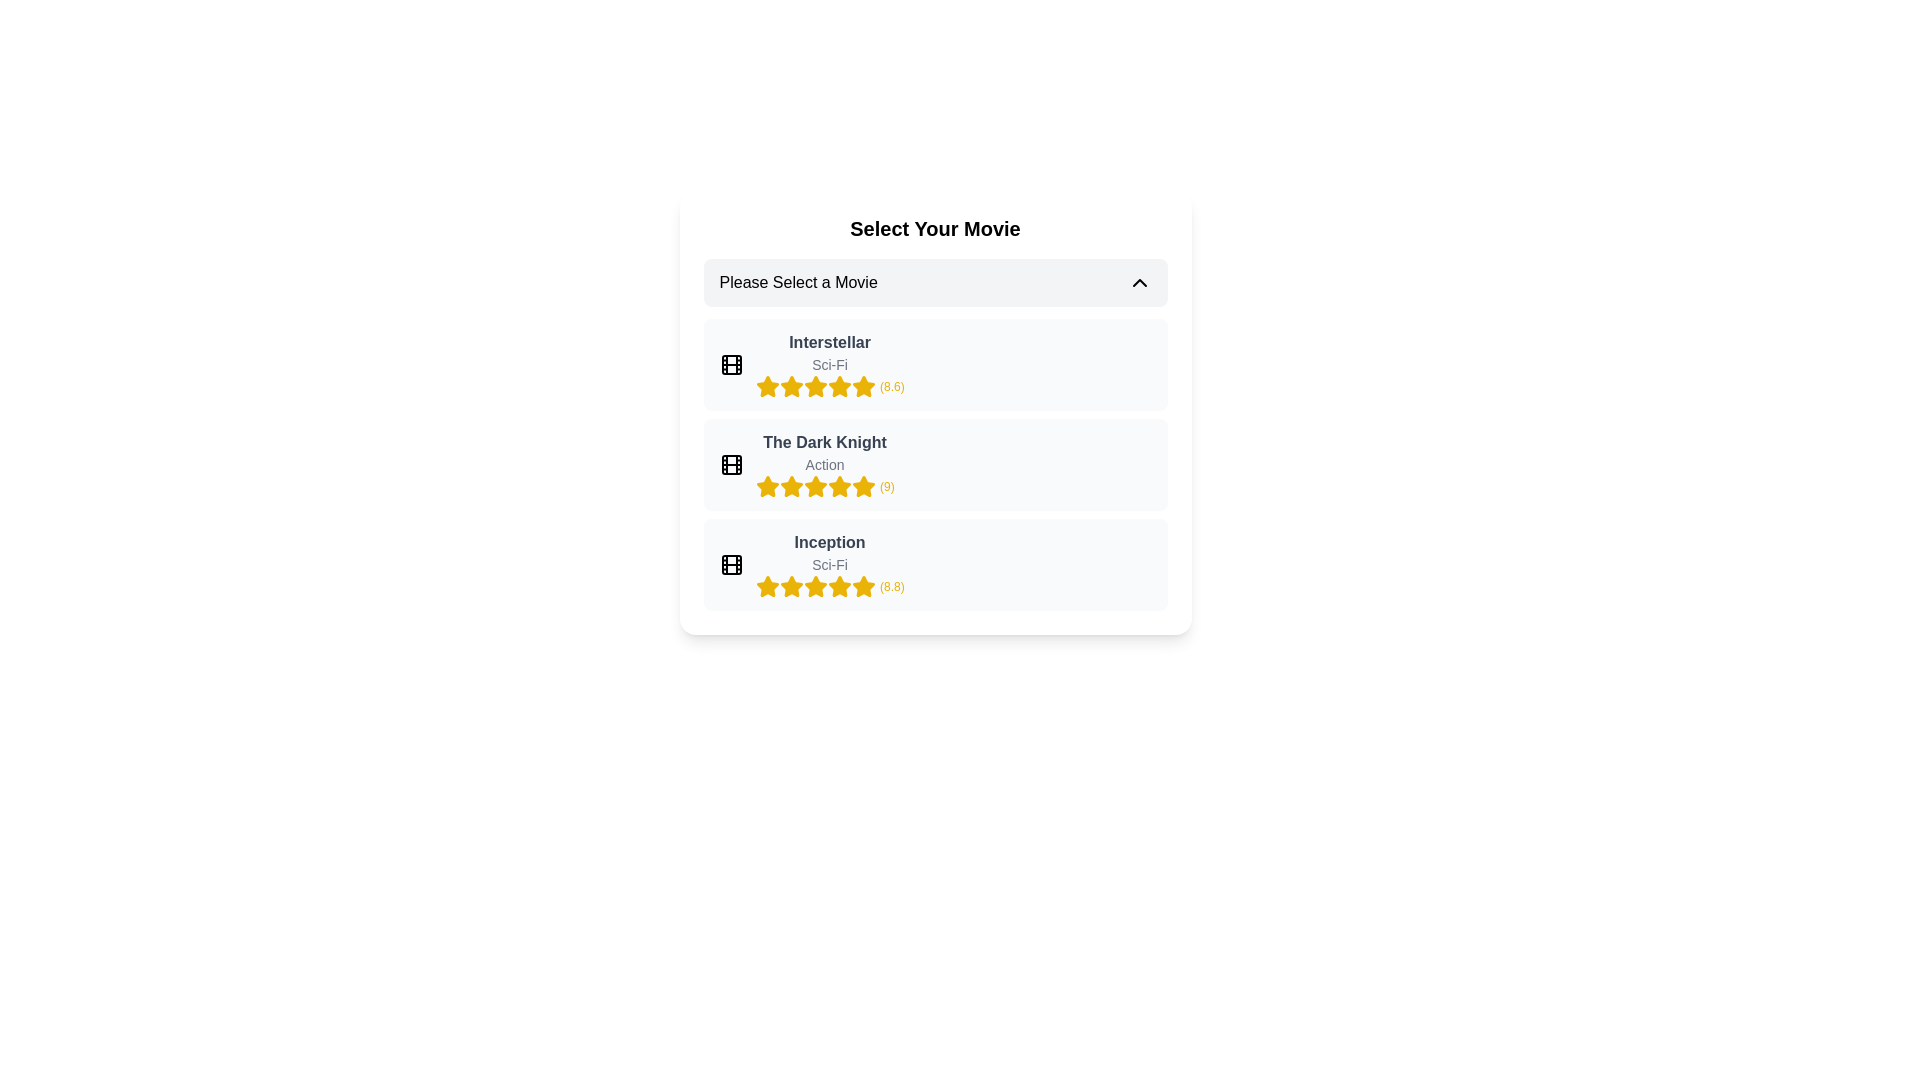 Image resolution: width=1920 pixels, height=1080 pixels. Describe the element at coordinates (825, 465) in the screenshot. I see `the informational text label indicating the genre of the movie 'The Dark Knight', located directly below the movie title and above the rating area` at that location.